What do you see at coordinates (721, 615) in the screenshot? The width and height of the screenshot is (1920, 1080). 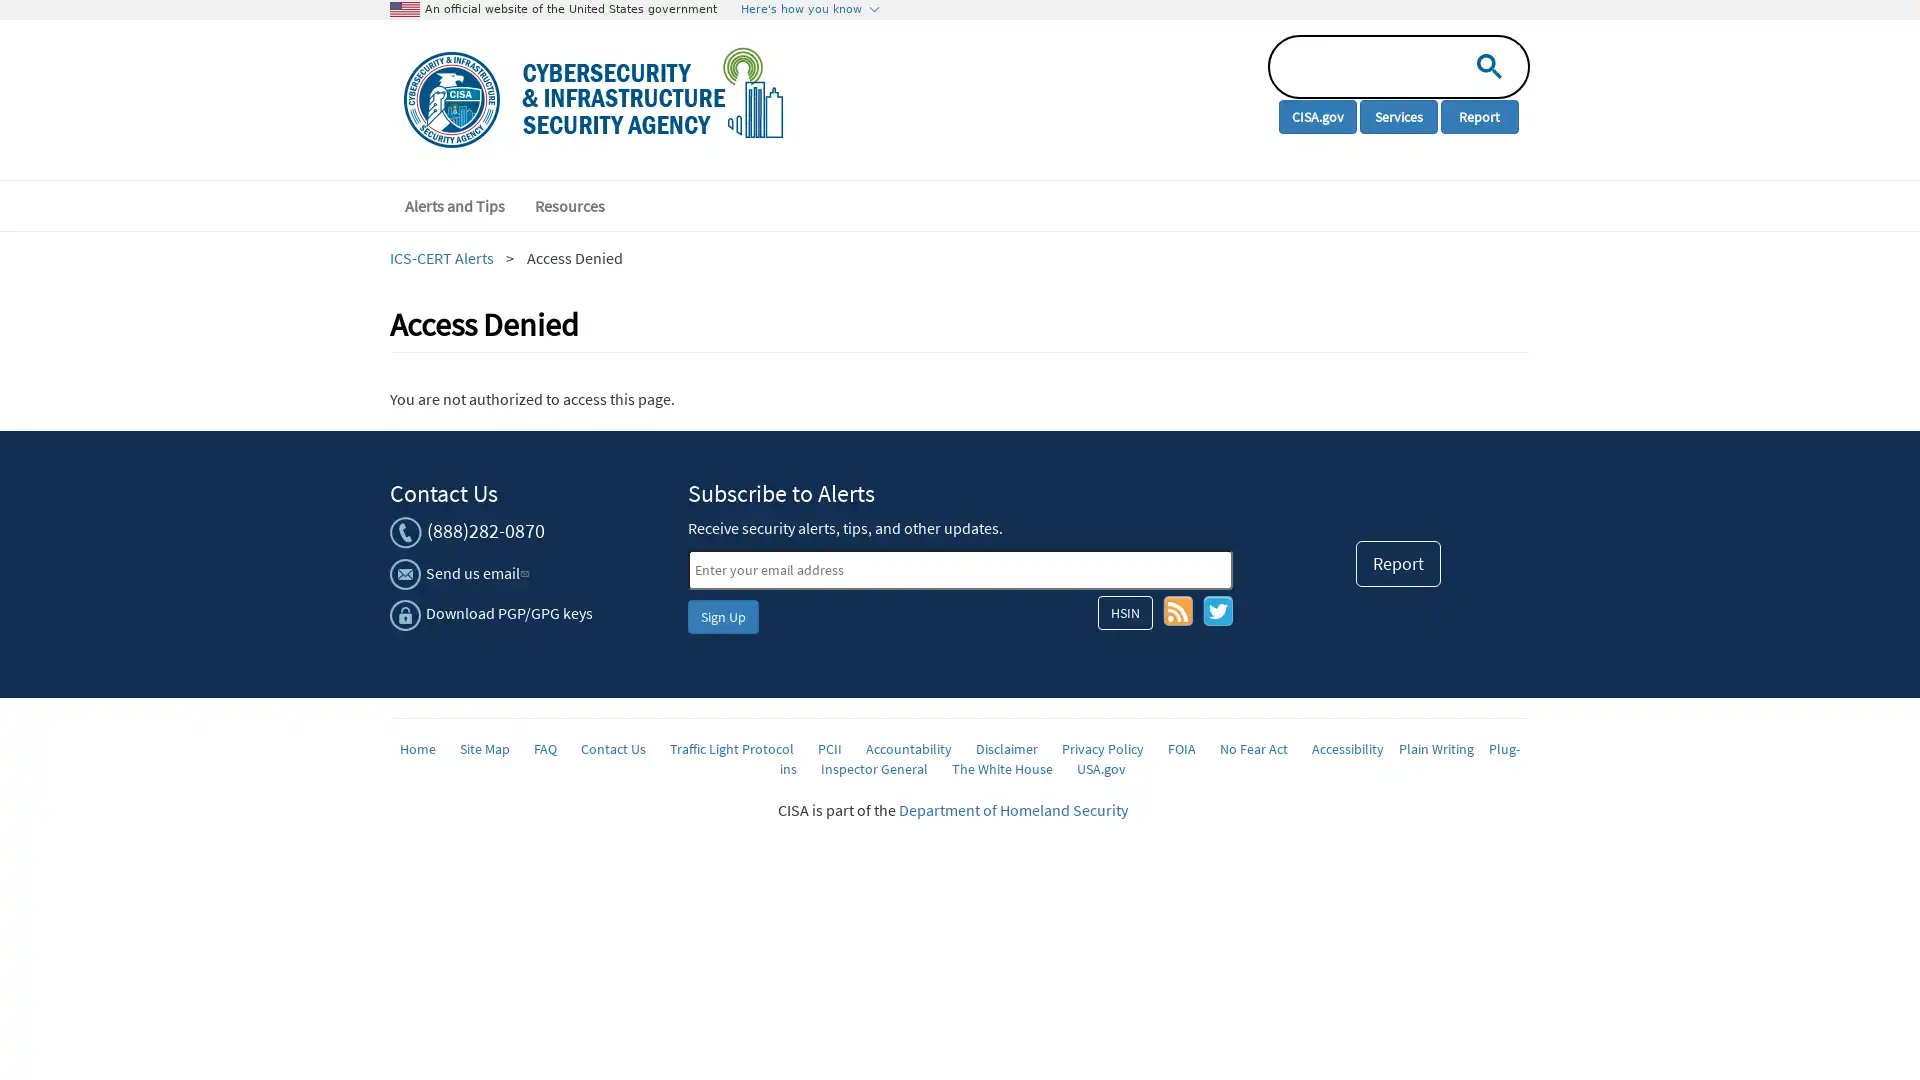 I see `Sign Up` at bounding box center [721, 615].